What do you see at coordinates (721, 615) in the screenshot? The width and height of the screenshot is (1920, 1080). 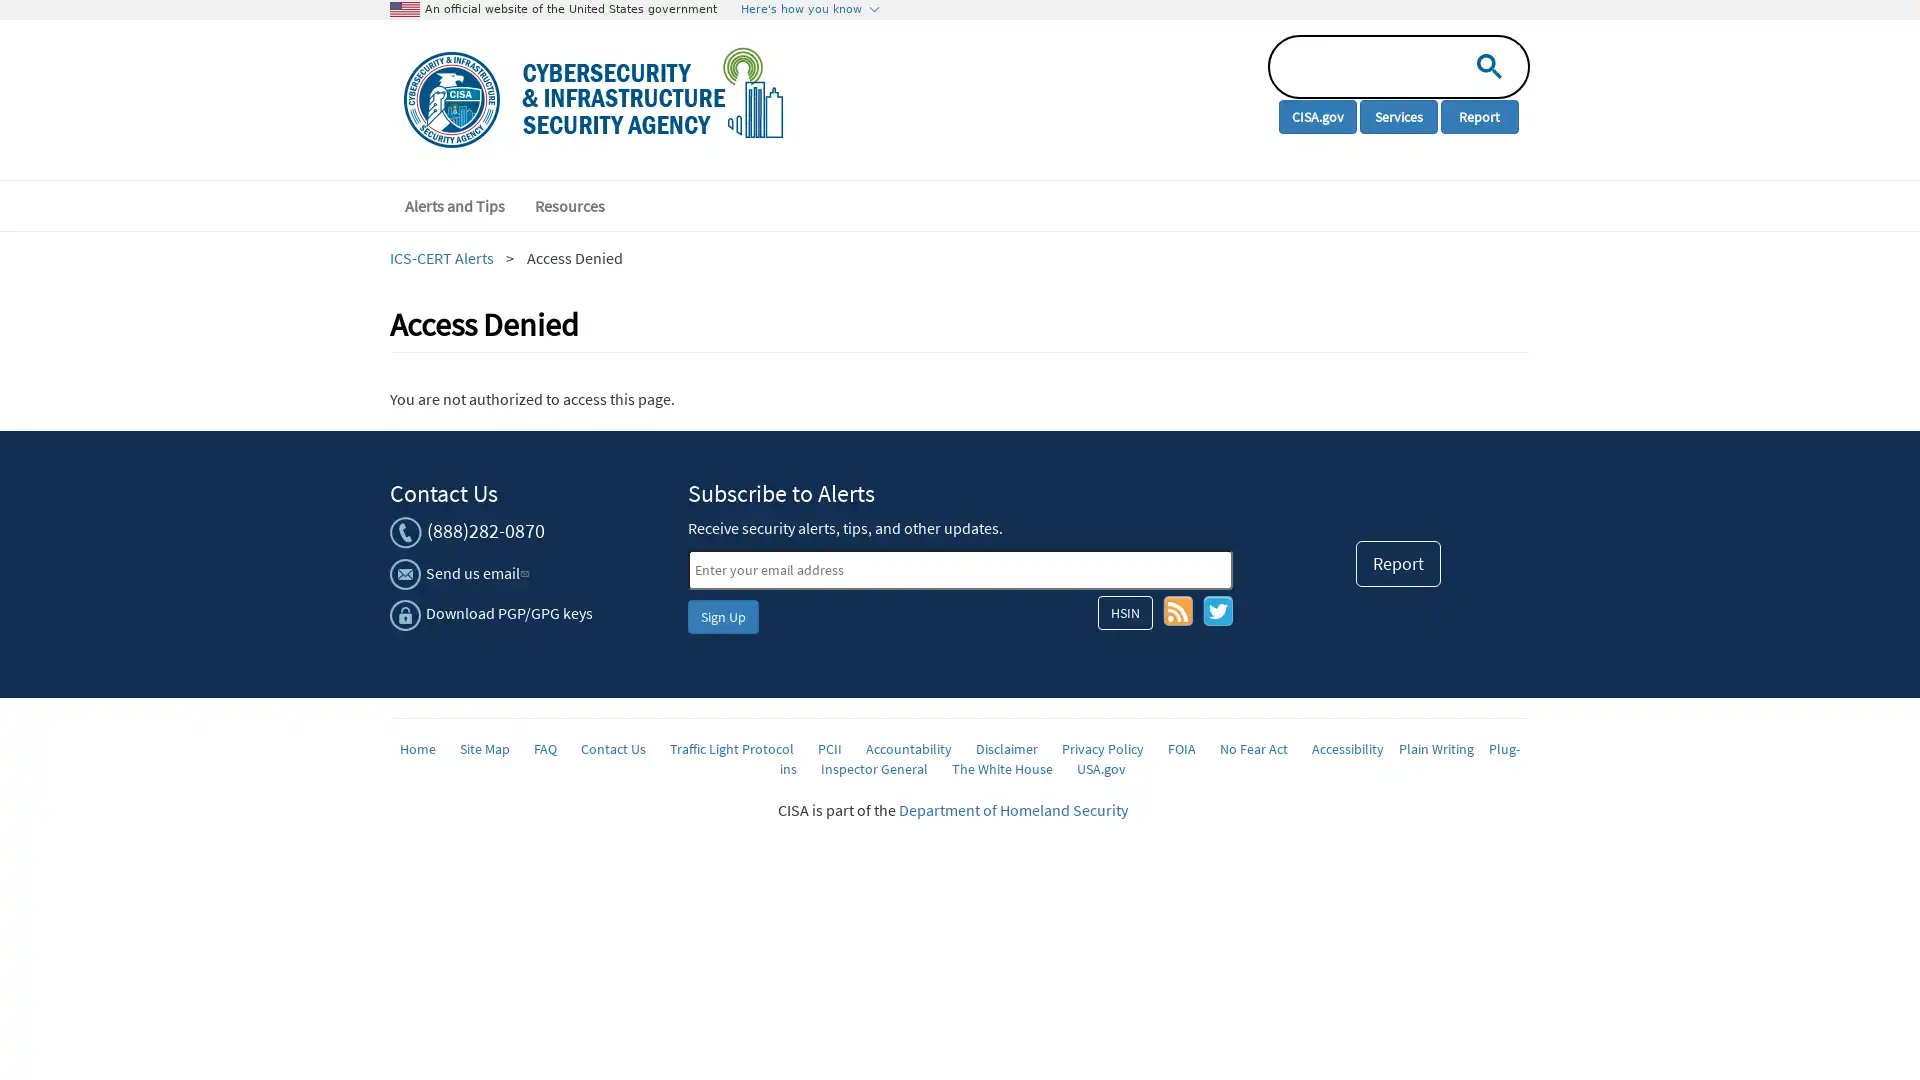 I see `Sign Up` at bounding box center [721, 615].